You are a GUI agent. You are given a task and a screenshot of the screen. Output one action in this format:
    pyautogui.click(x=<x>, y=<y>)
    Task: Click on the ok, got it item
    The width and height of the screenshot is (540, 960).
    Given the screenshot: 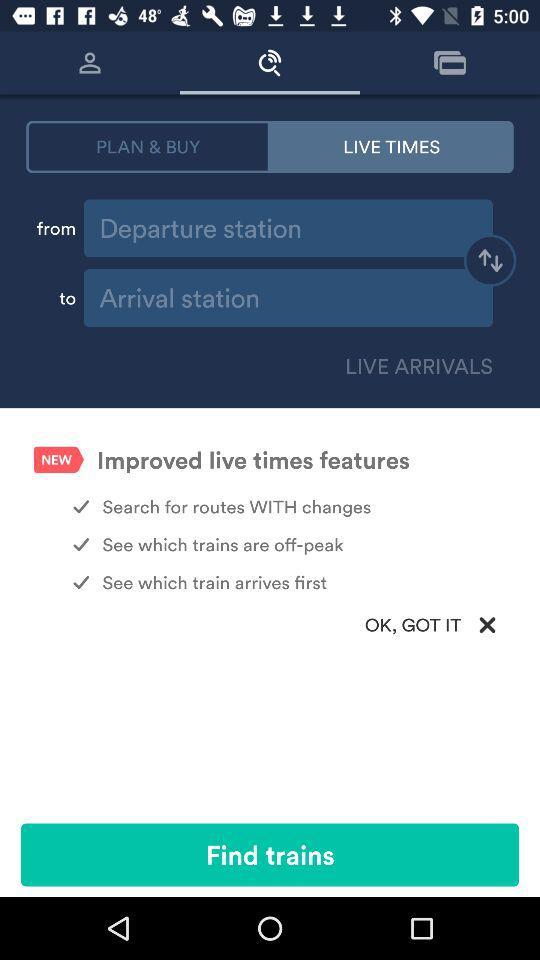 What is the action you would take?
    pyautogui.click(x=270, y=624)
    